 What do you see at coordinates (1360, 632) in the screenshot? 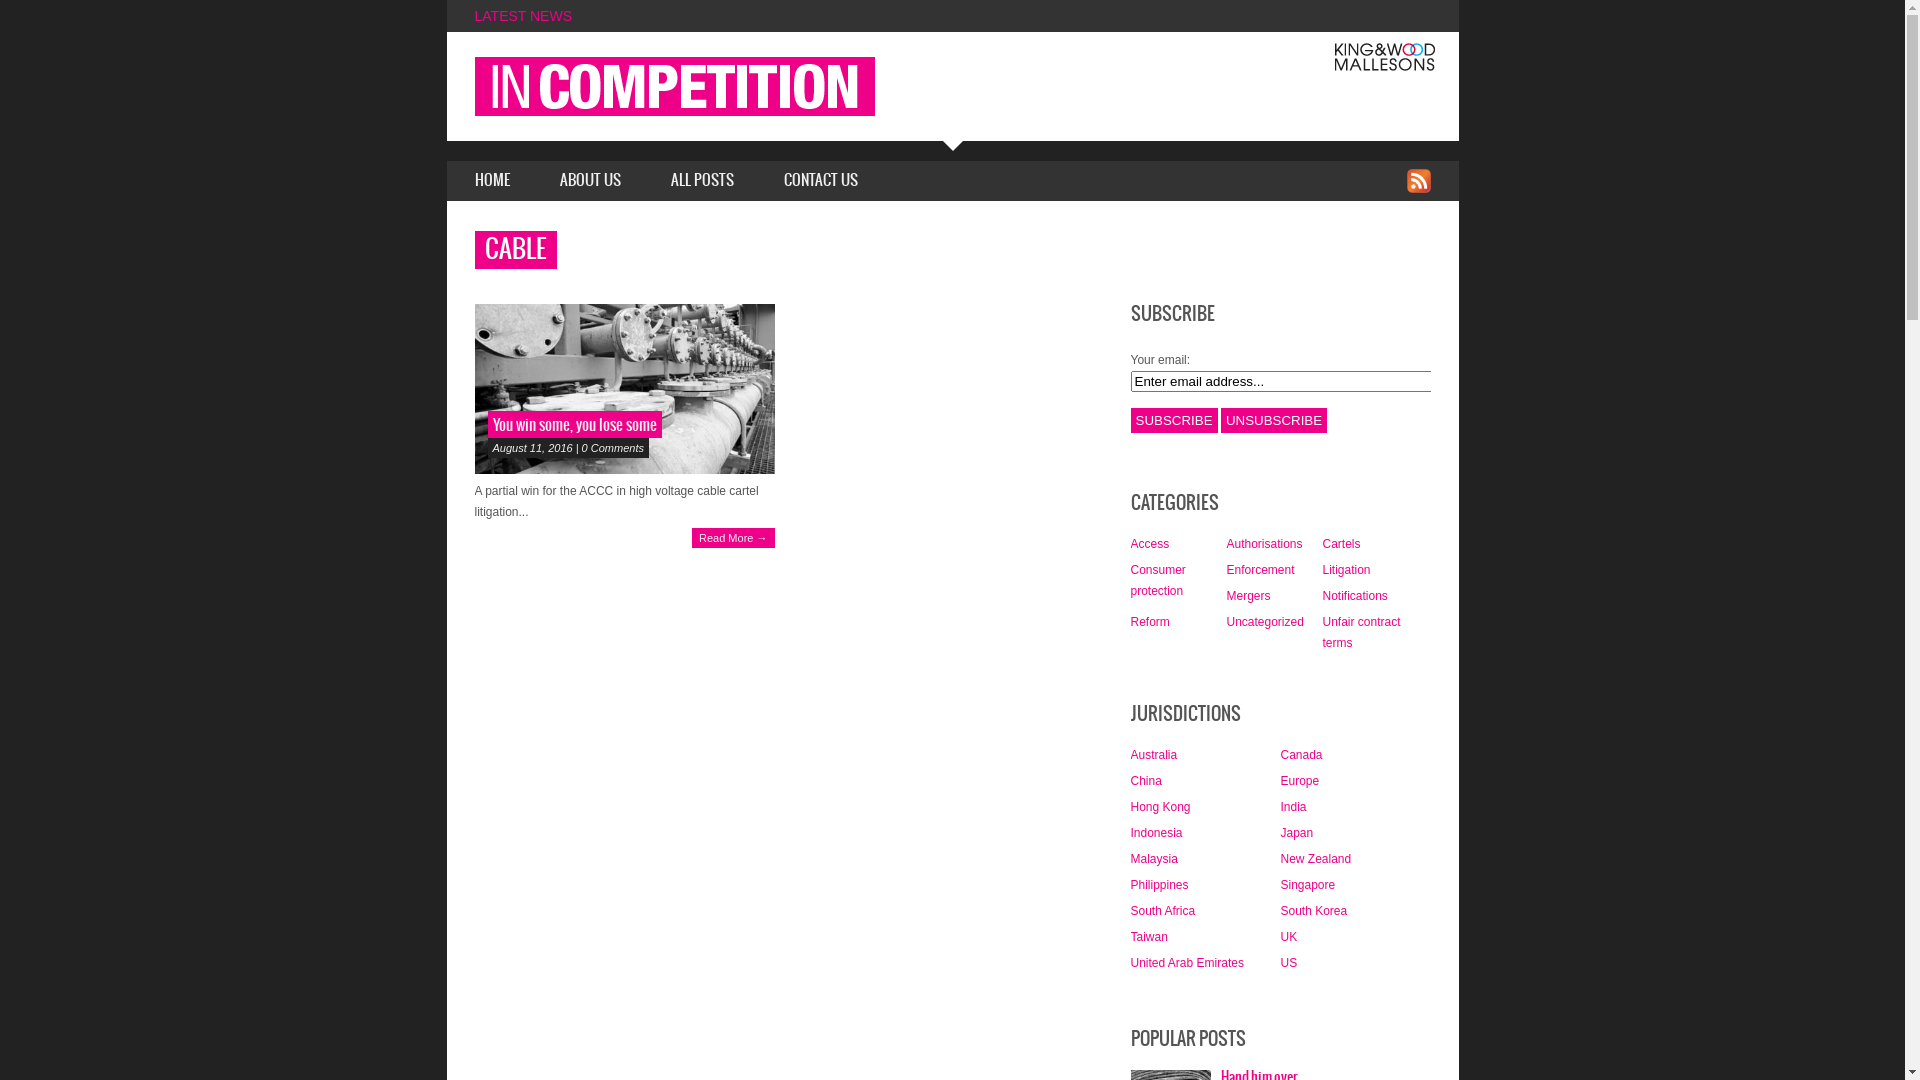
I see `'Unfair contract terms'` at bounding box center [1360, 632].